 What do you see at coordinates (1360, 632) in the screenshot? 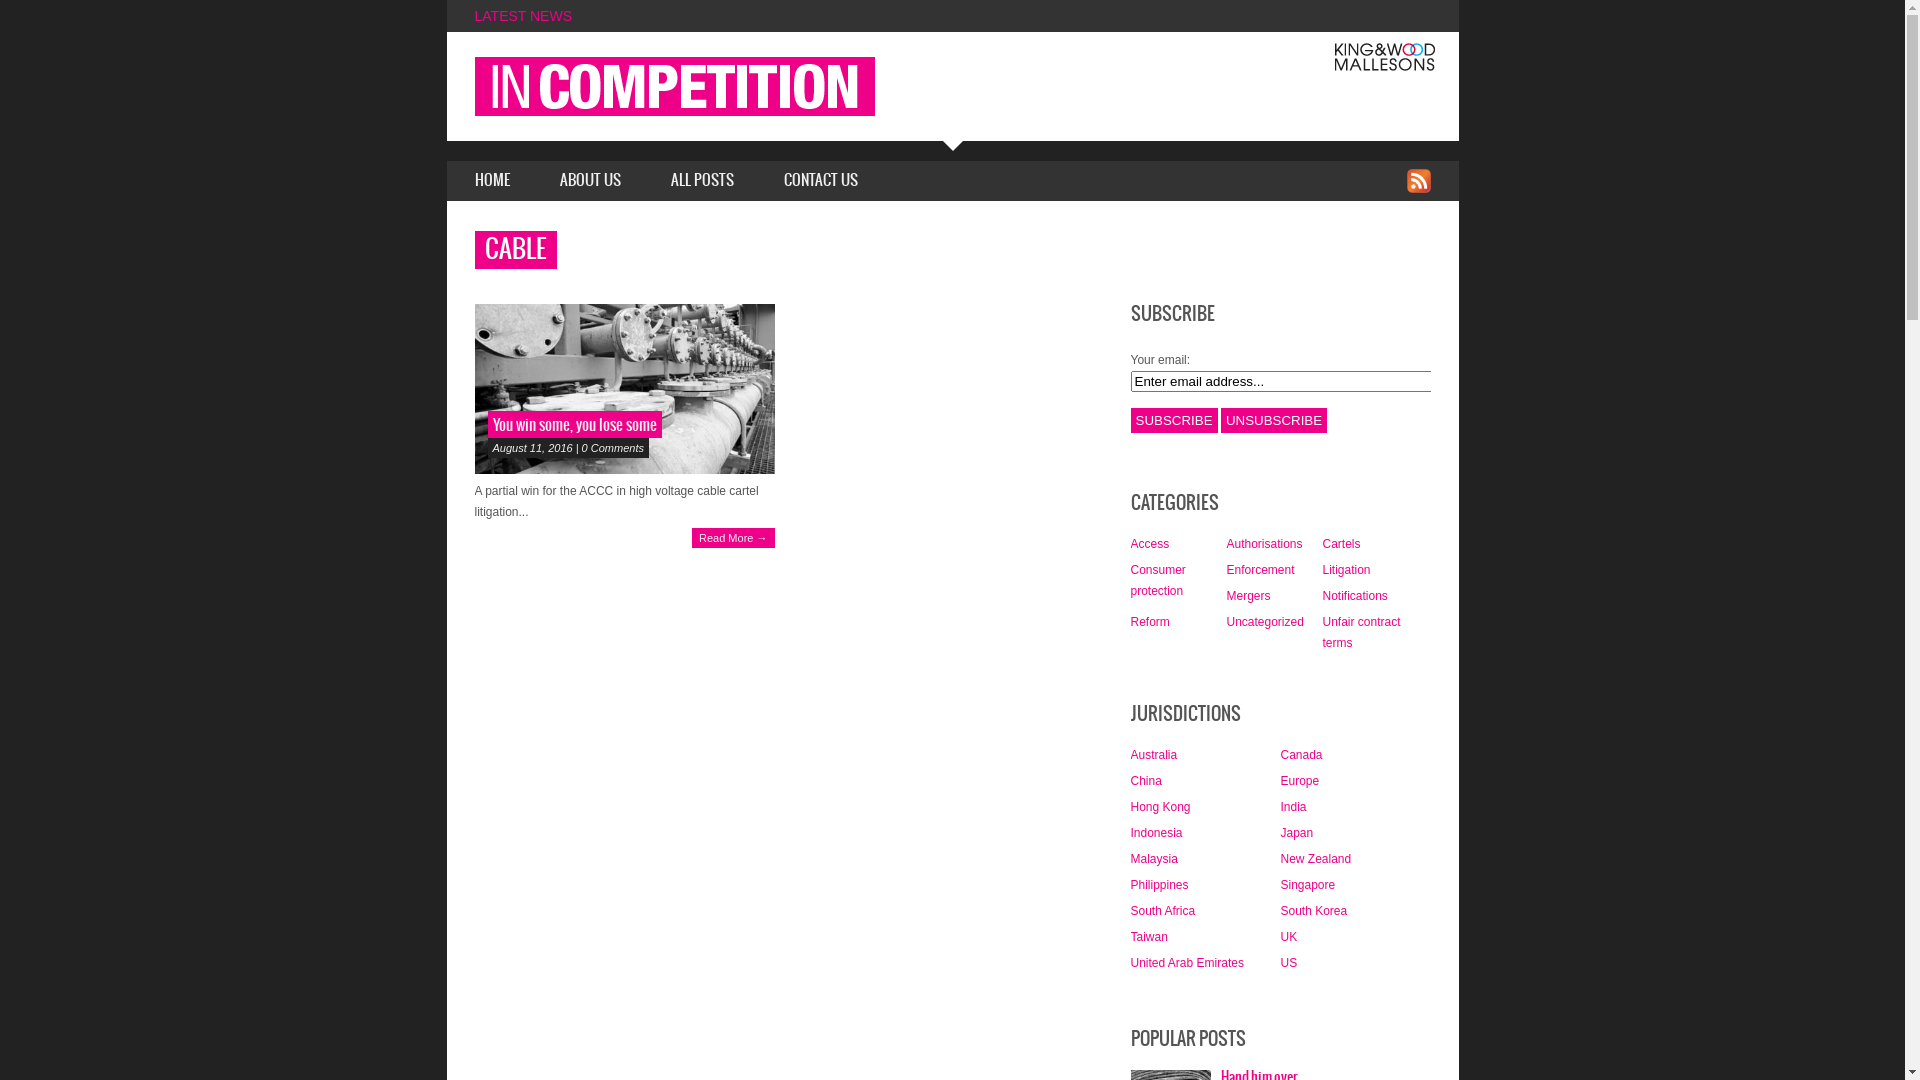
I see `'Unfair contract terms'` at bounding box center [1360, 632].